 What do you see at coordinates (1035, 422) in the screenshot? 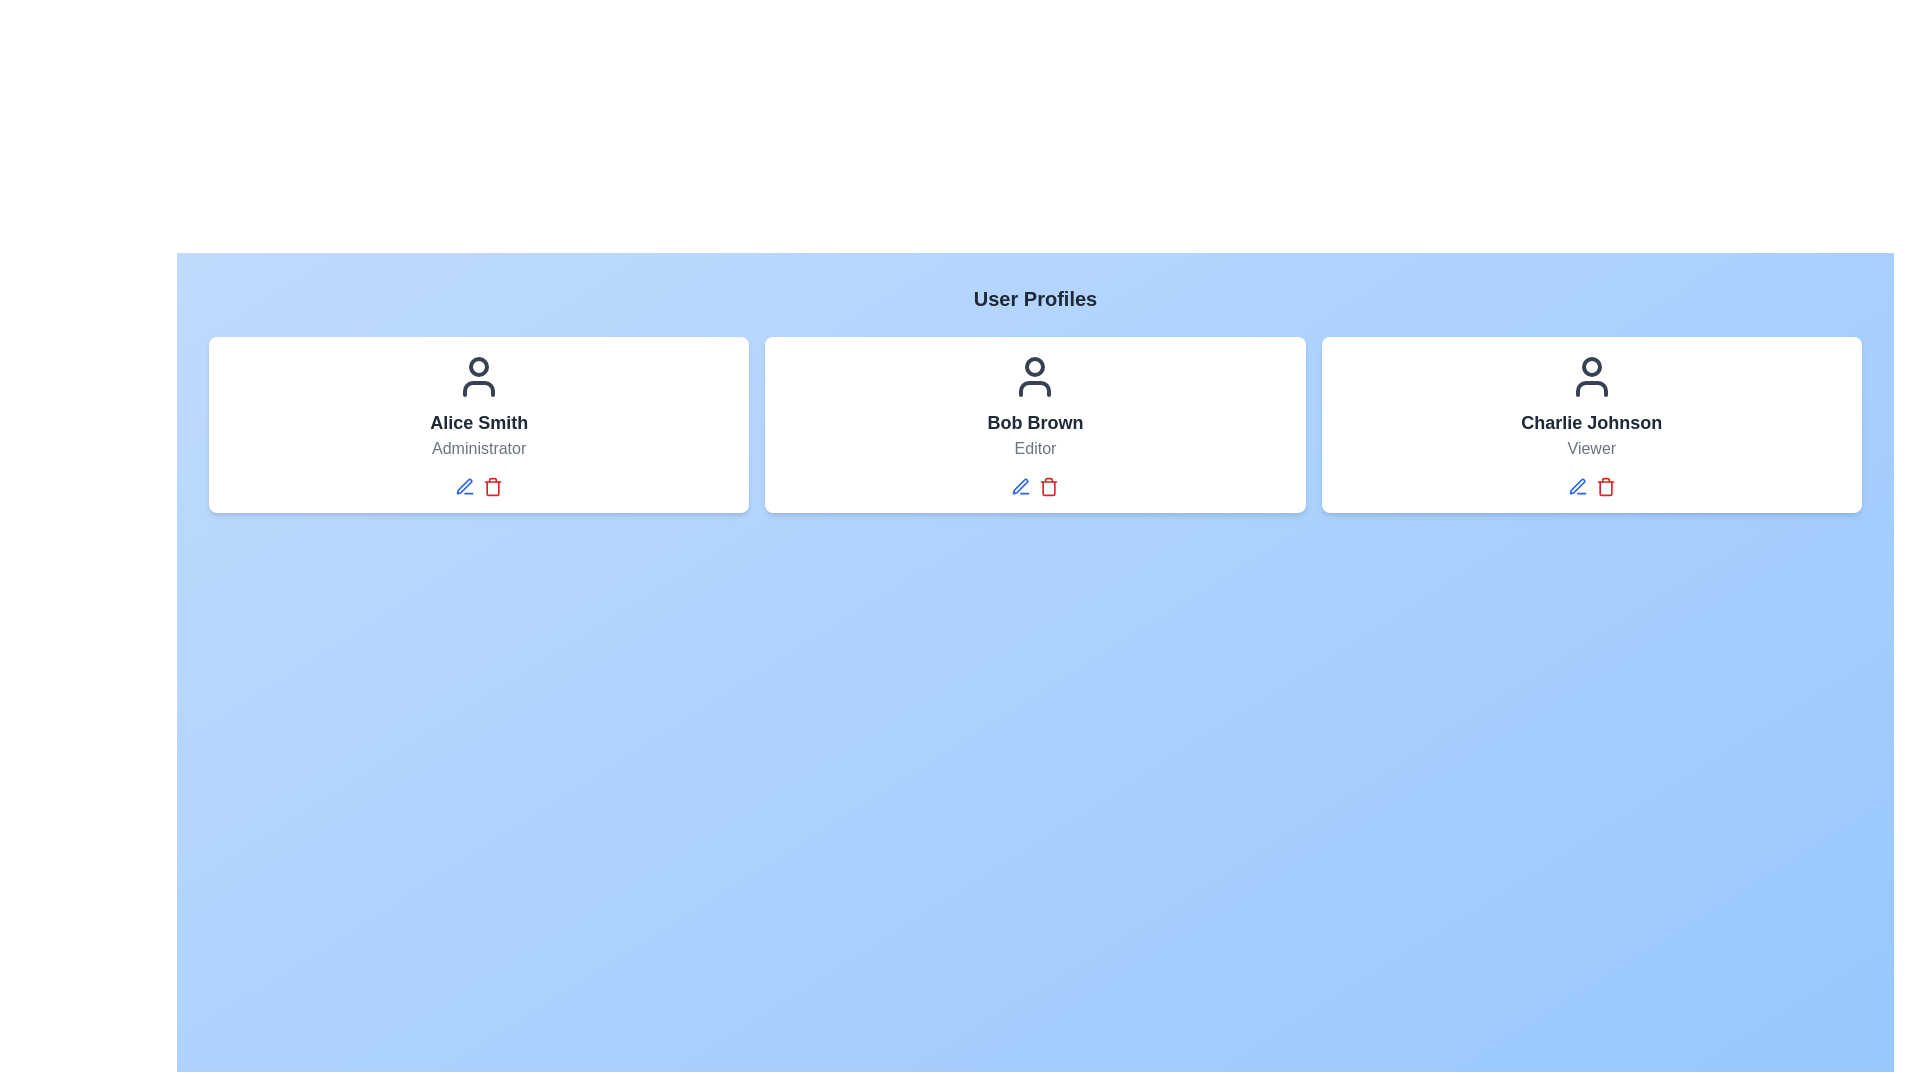
I see `the user name text label located in the center of the card, positioned below the user profile icon and above the descriptive text 'Editor'` at bounding box center [1035, 422].